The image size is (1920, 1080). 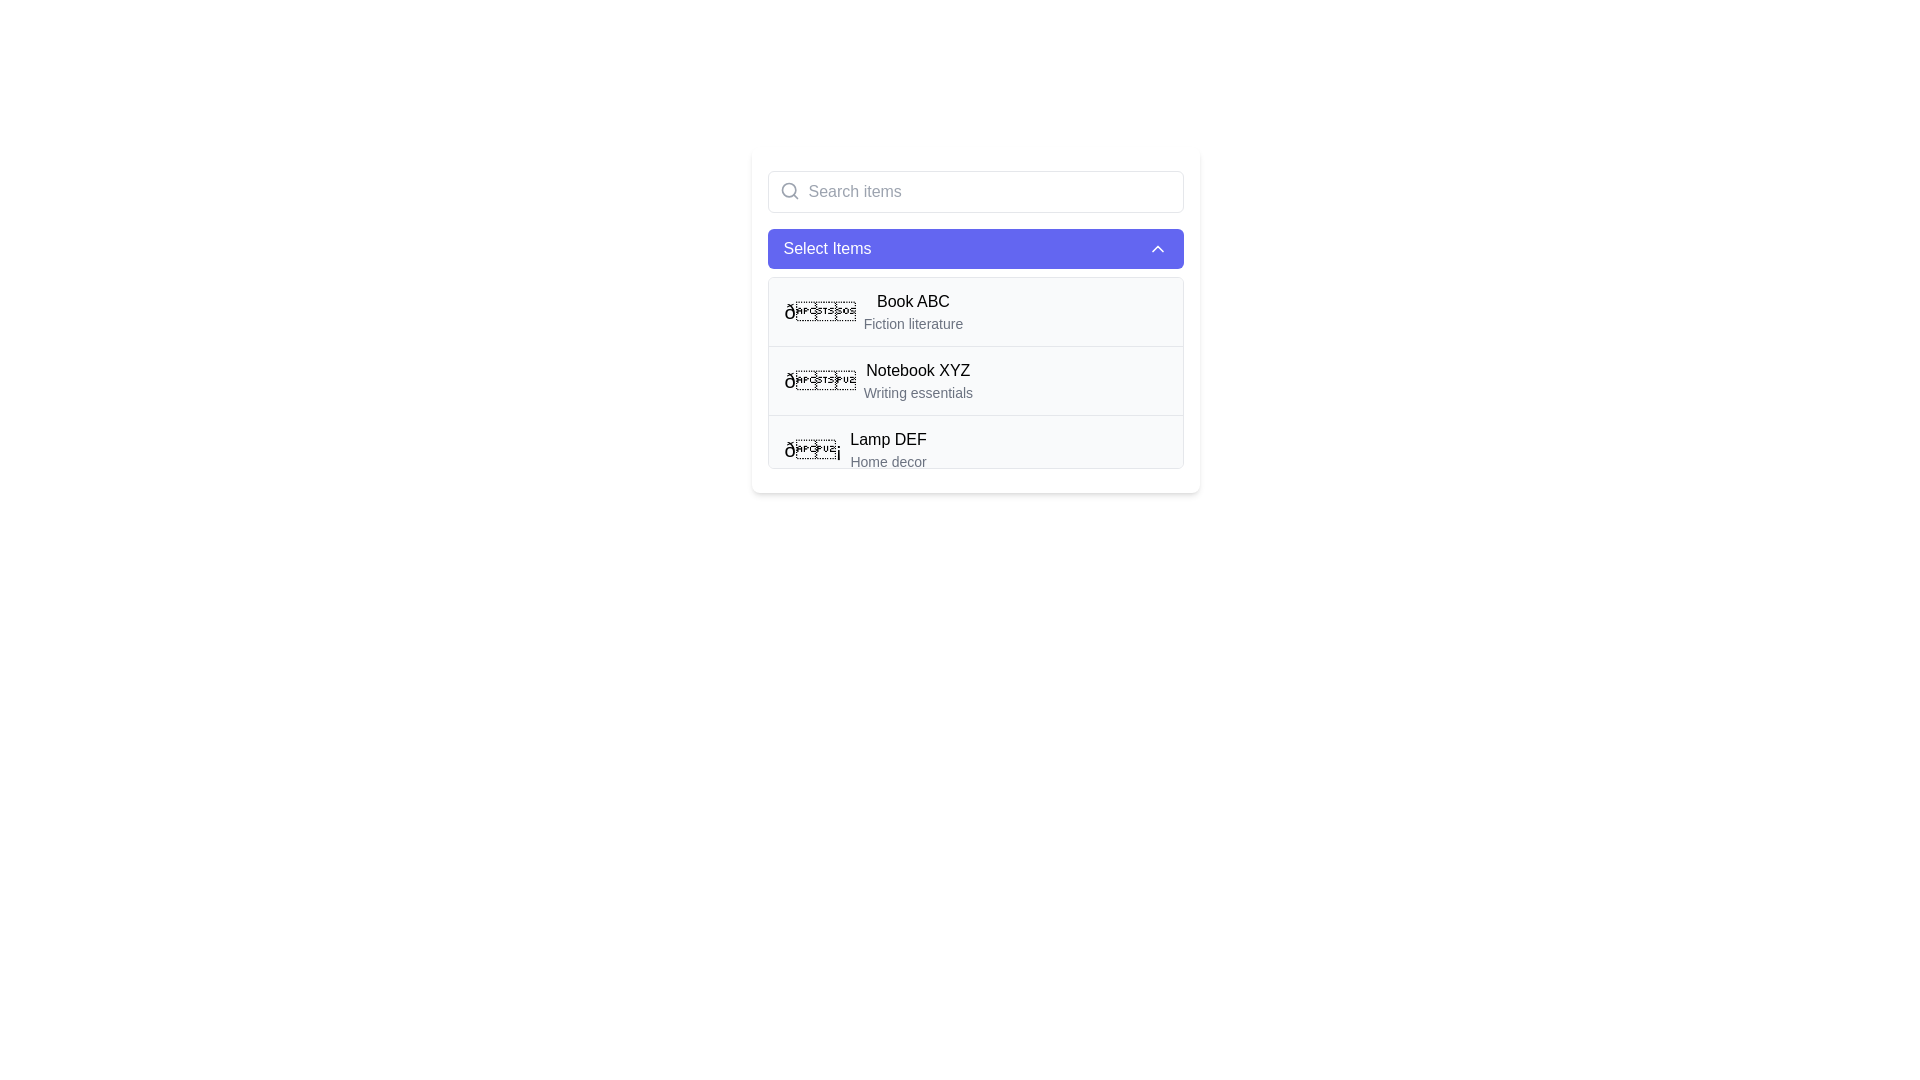 I want to click on the first list item in the dropdown menu labeled 'Select Items', which displays the book icon and the text 'Book ABC' and 'Fiction literature', so click(x=873, y=312).